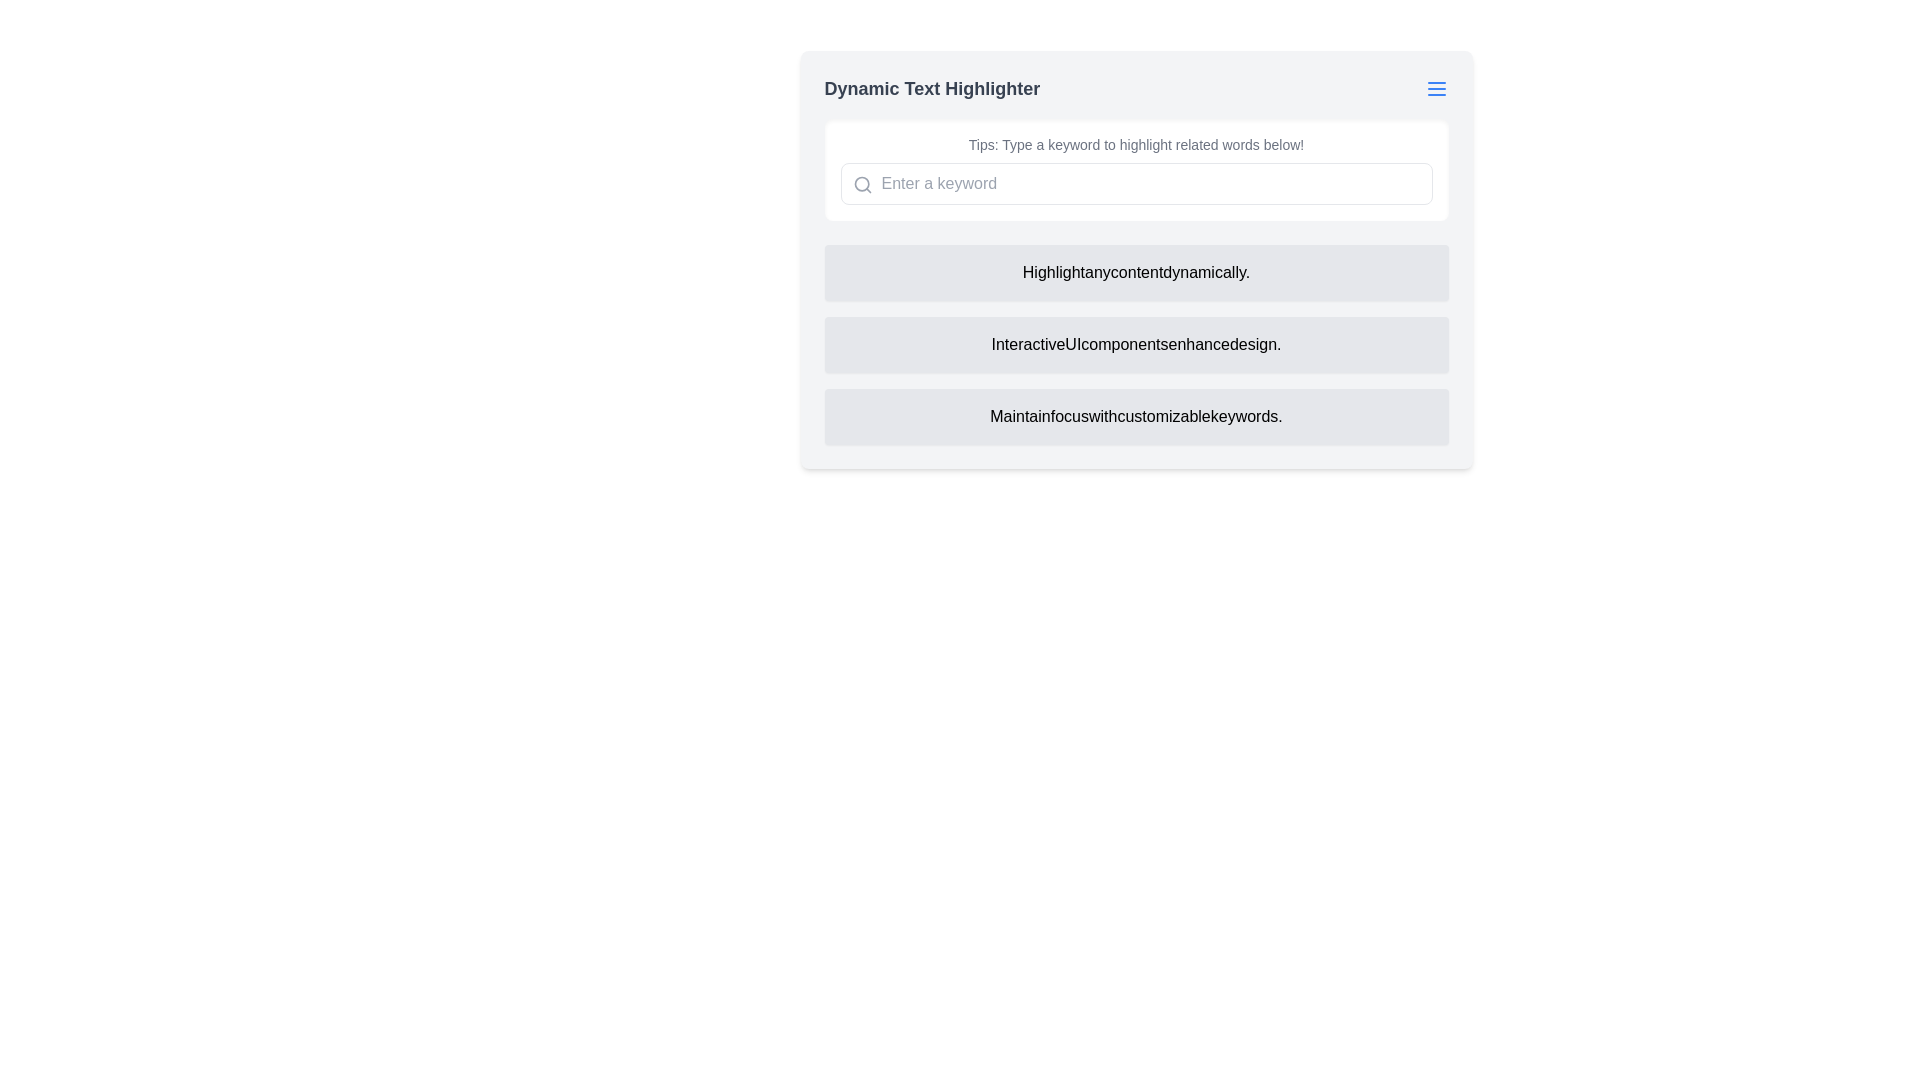 The height and width of the screenshot is (1080, 1920). Describe the element at coordinates (1052, 272) in the screenshot. I see `the static text label displaying the word 'Highlight', which is the first word in the sentence 'Highlight any content dynamically.'` at that location.